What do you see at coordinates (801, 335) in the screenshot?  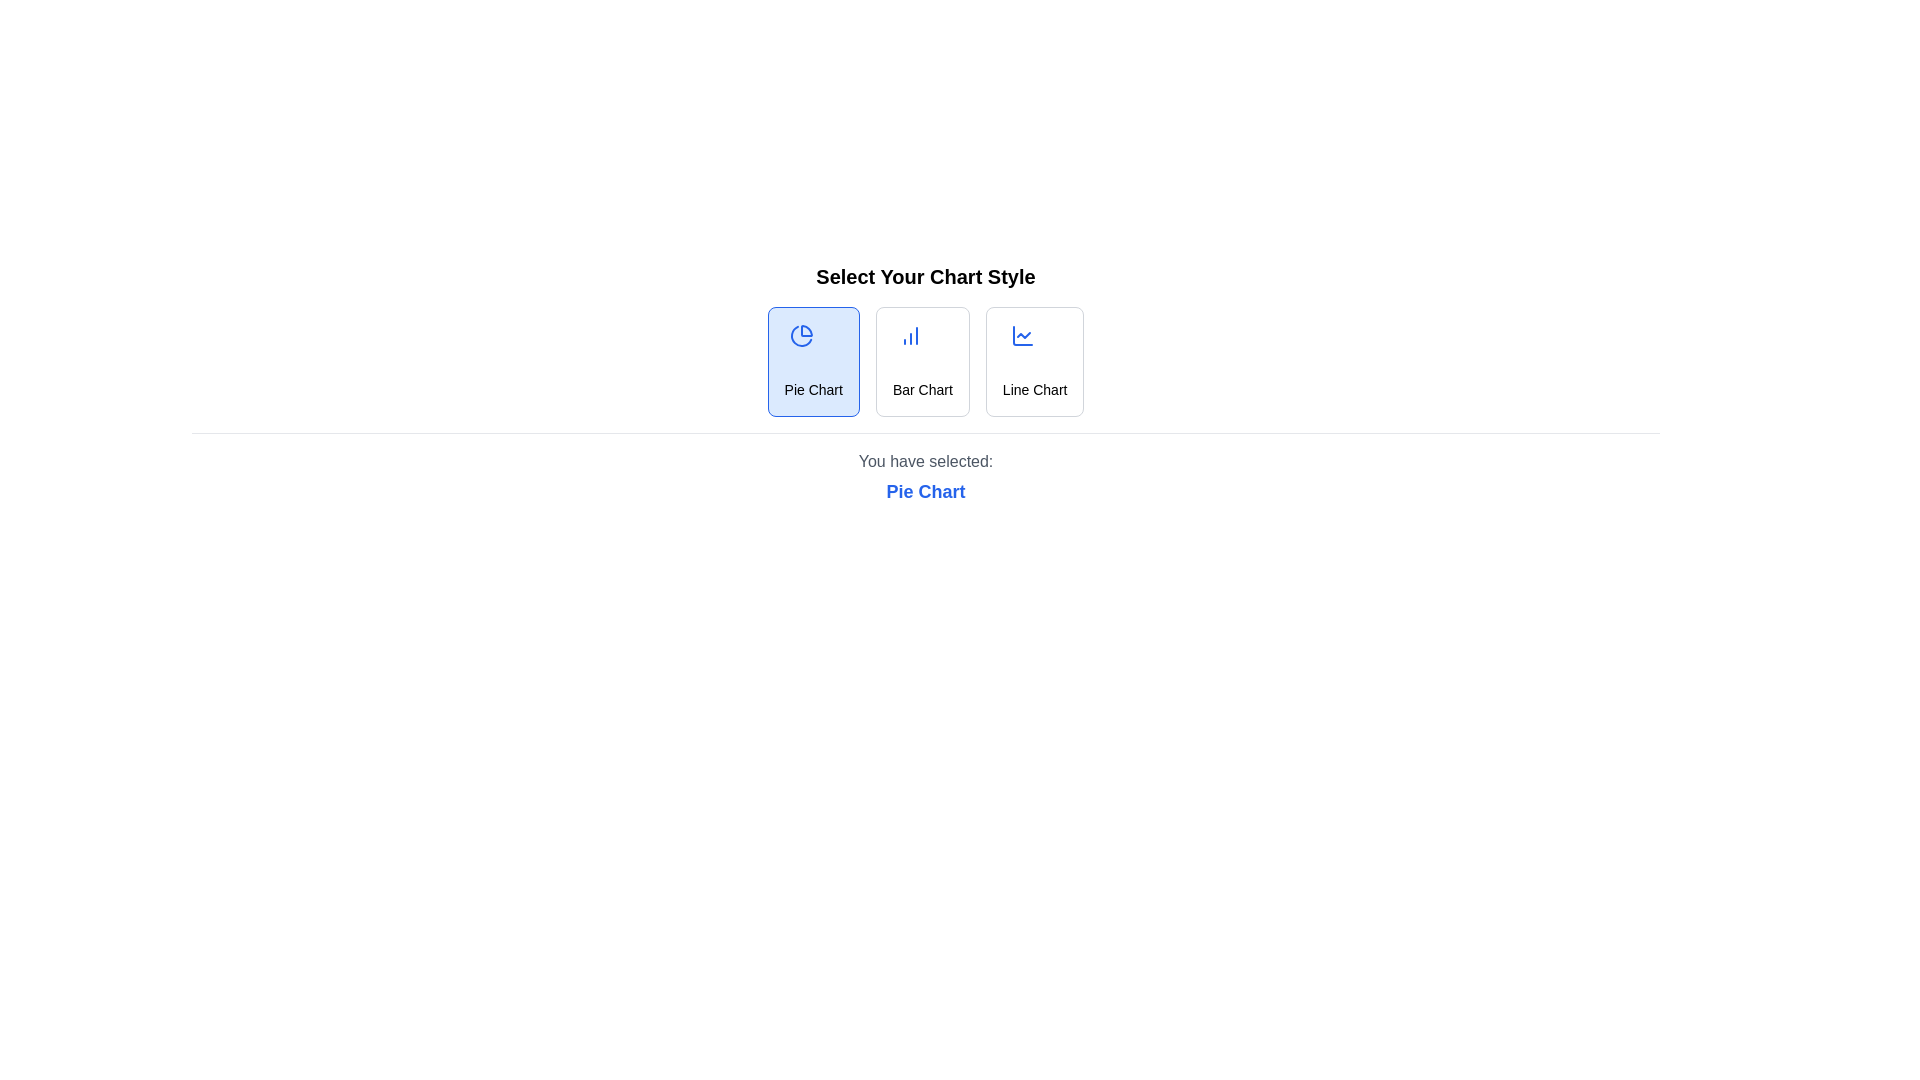 I see `the top left segment of the SVG circle representing the Pie Chart selection option, which is part of a group of three selectable chart icons labeled 'Pie Chart', 'Bar Chart', and 'Line Chart'` at bounding box center [801, 335].